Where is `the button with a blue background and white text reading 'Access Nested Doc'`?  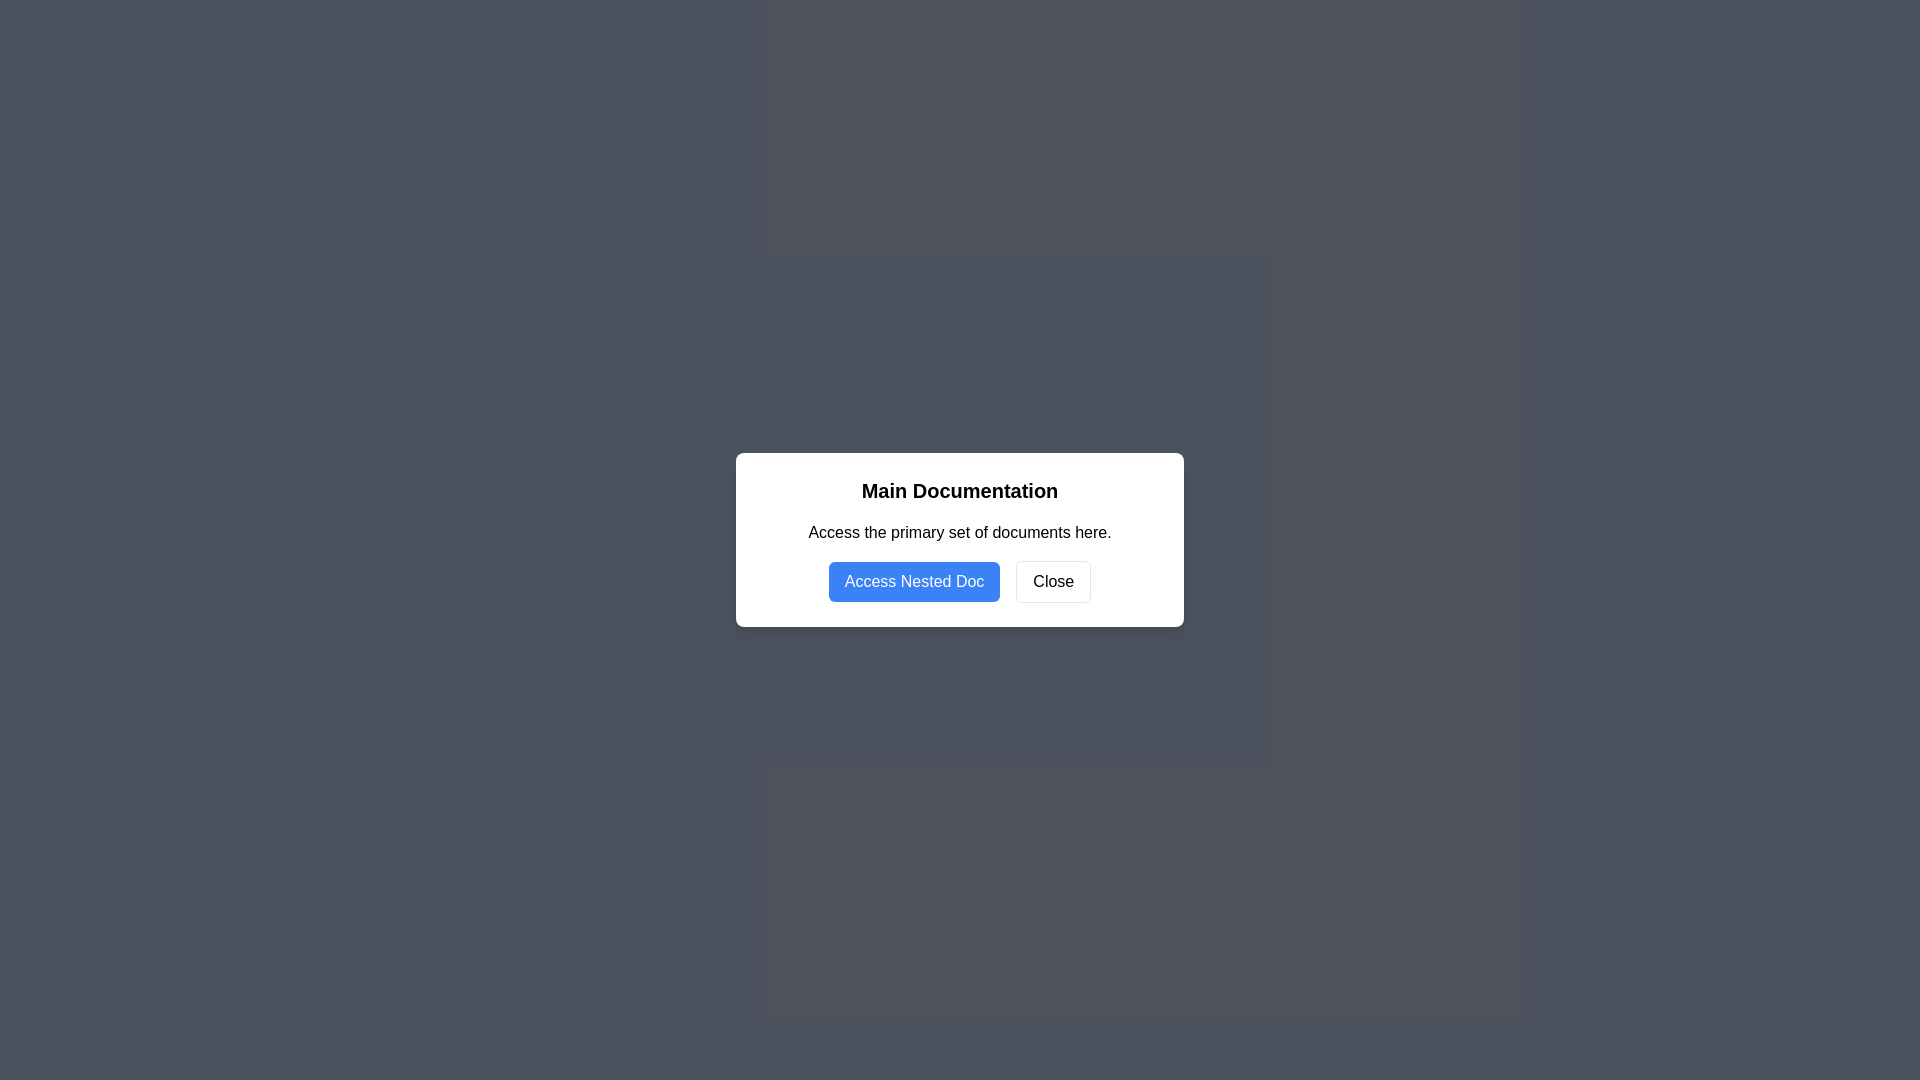
the button with a blue background and white text reading 'Access Nested Doc' is located at coordinates (913, 582).